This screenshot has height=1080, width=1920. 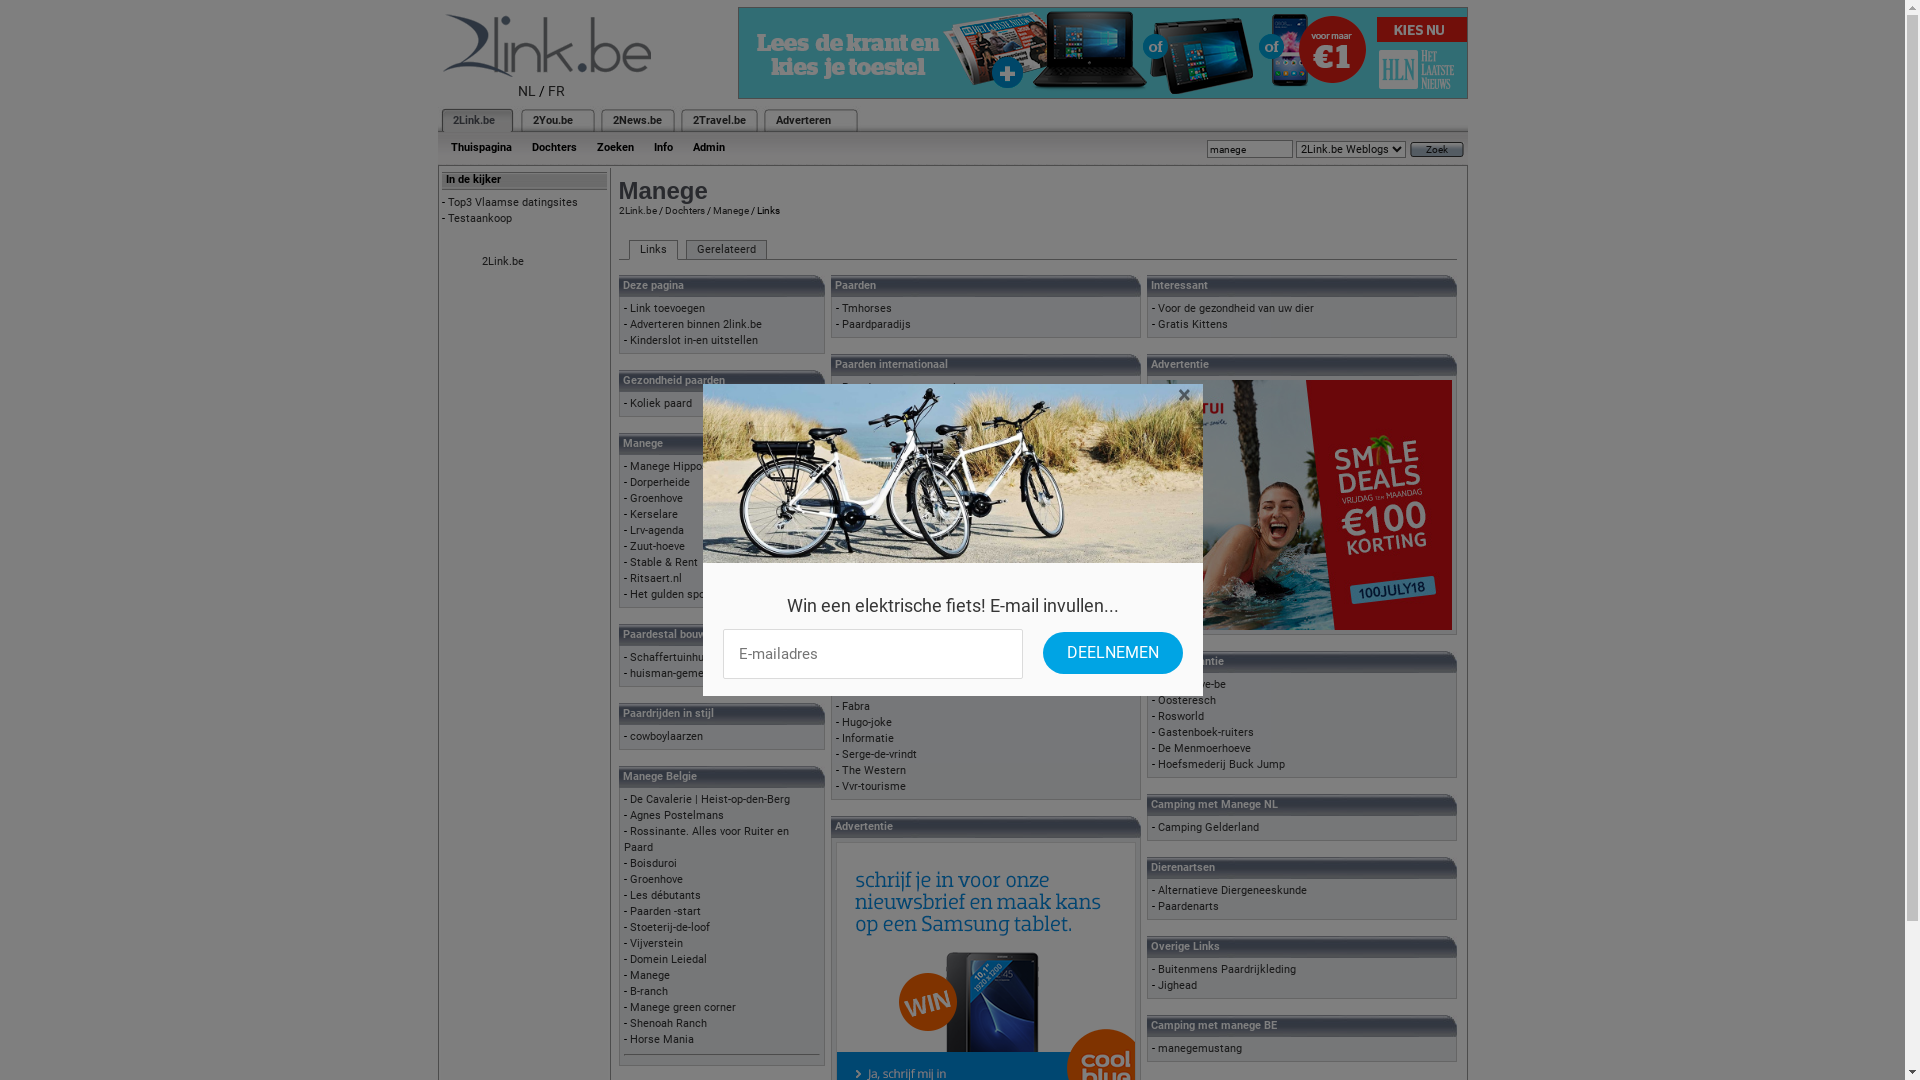 I want to click on 'Jighead', so click(x=1177, y=984).